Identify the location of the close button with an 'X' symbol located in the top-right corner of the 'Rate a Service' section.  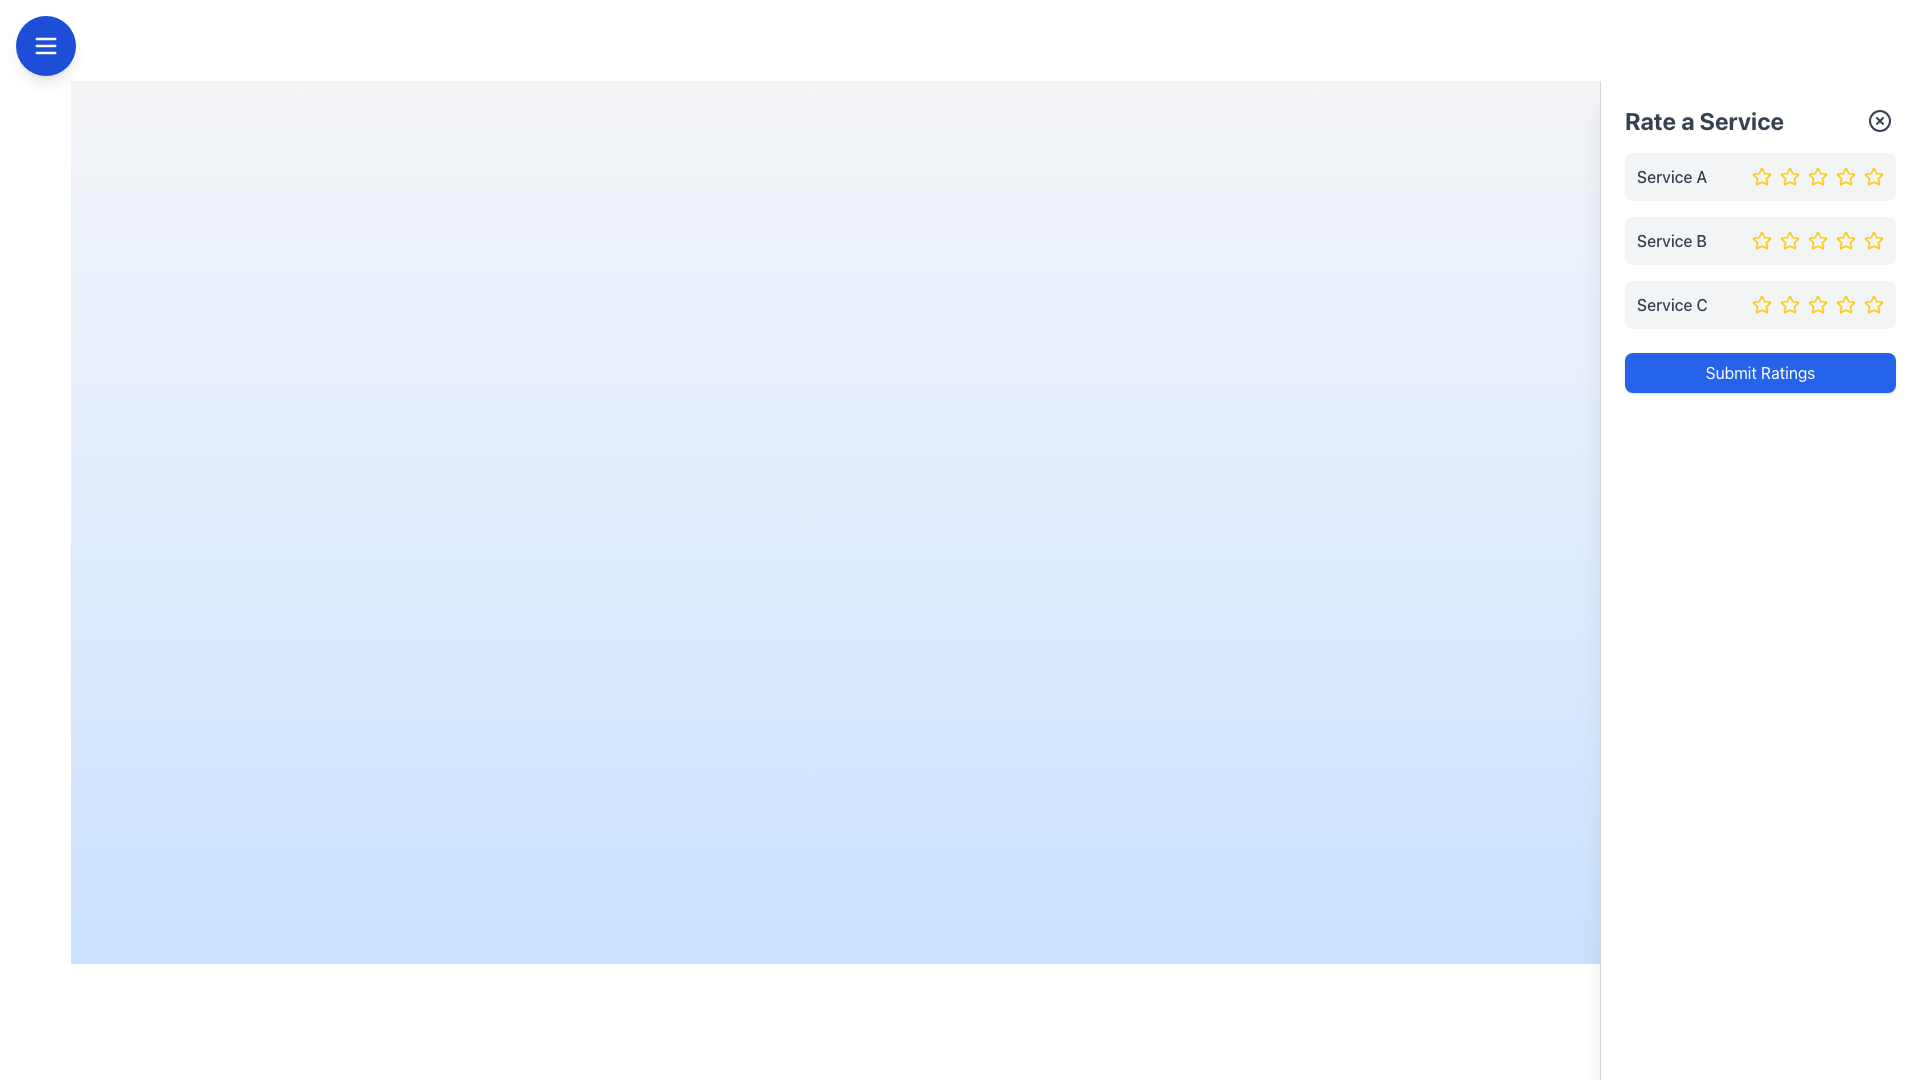
(1879, 120).